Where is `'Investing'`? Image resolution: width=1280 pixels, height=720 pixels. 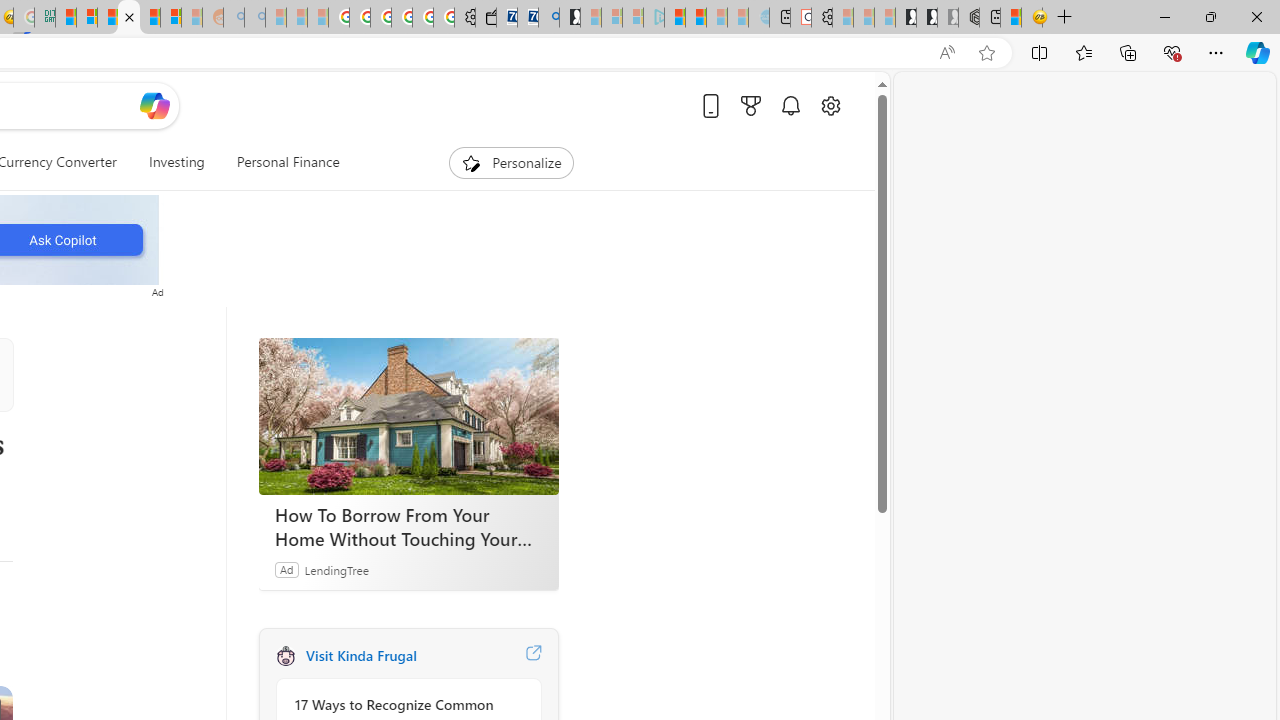 'Investing' is located at coordinates (176, 162).